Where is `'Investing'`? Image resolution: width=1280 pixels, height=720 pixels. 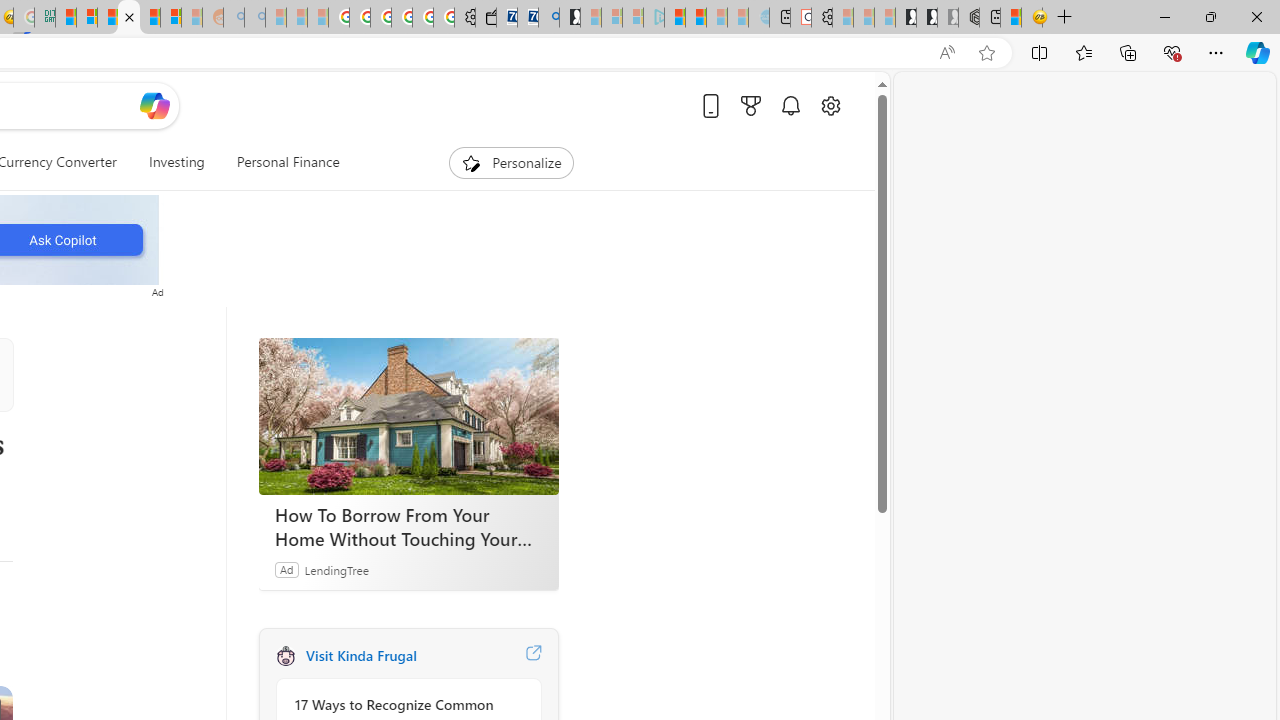 'Investing' is located at coordinates (176, 162).